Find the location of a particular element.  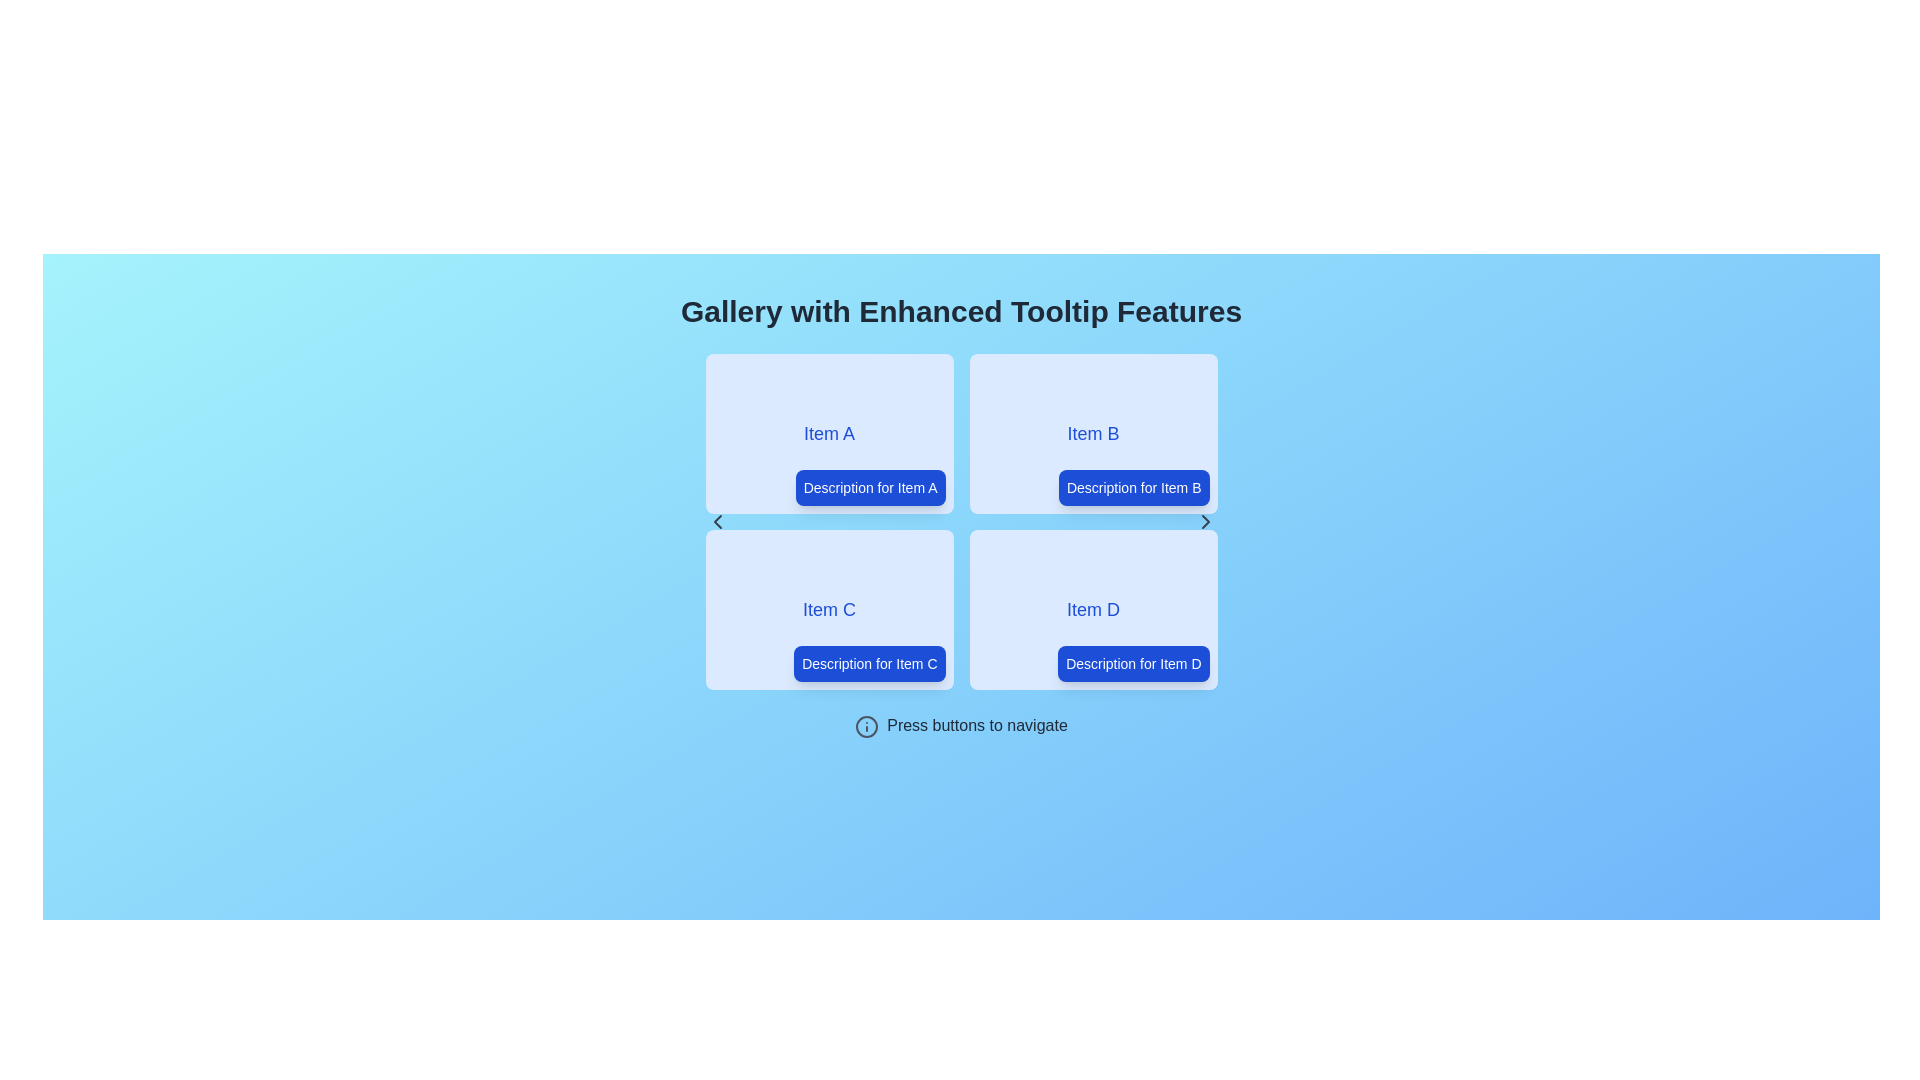

the information icon located near the bottom of the interface, immediately to the left of the text 'Press buttons to navigate' is located at coordinates (867, 725).